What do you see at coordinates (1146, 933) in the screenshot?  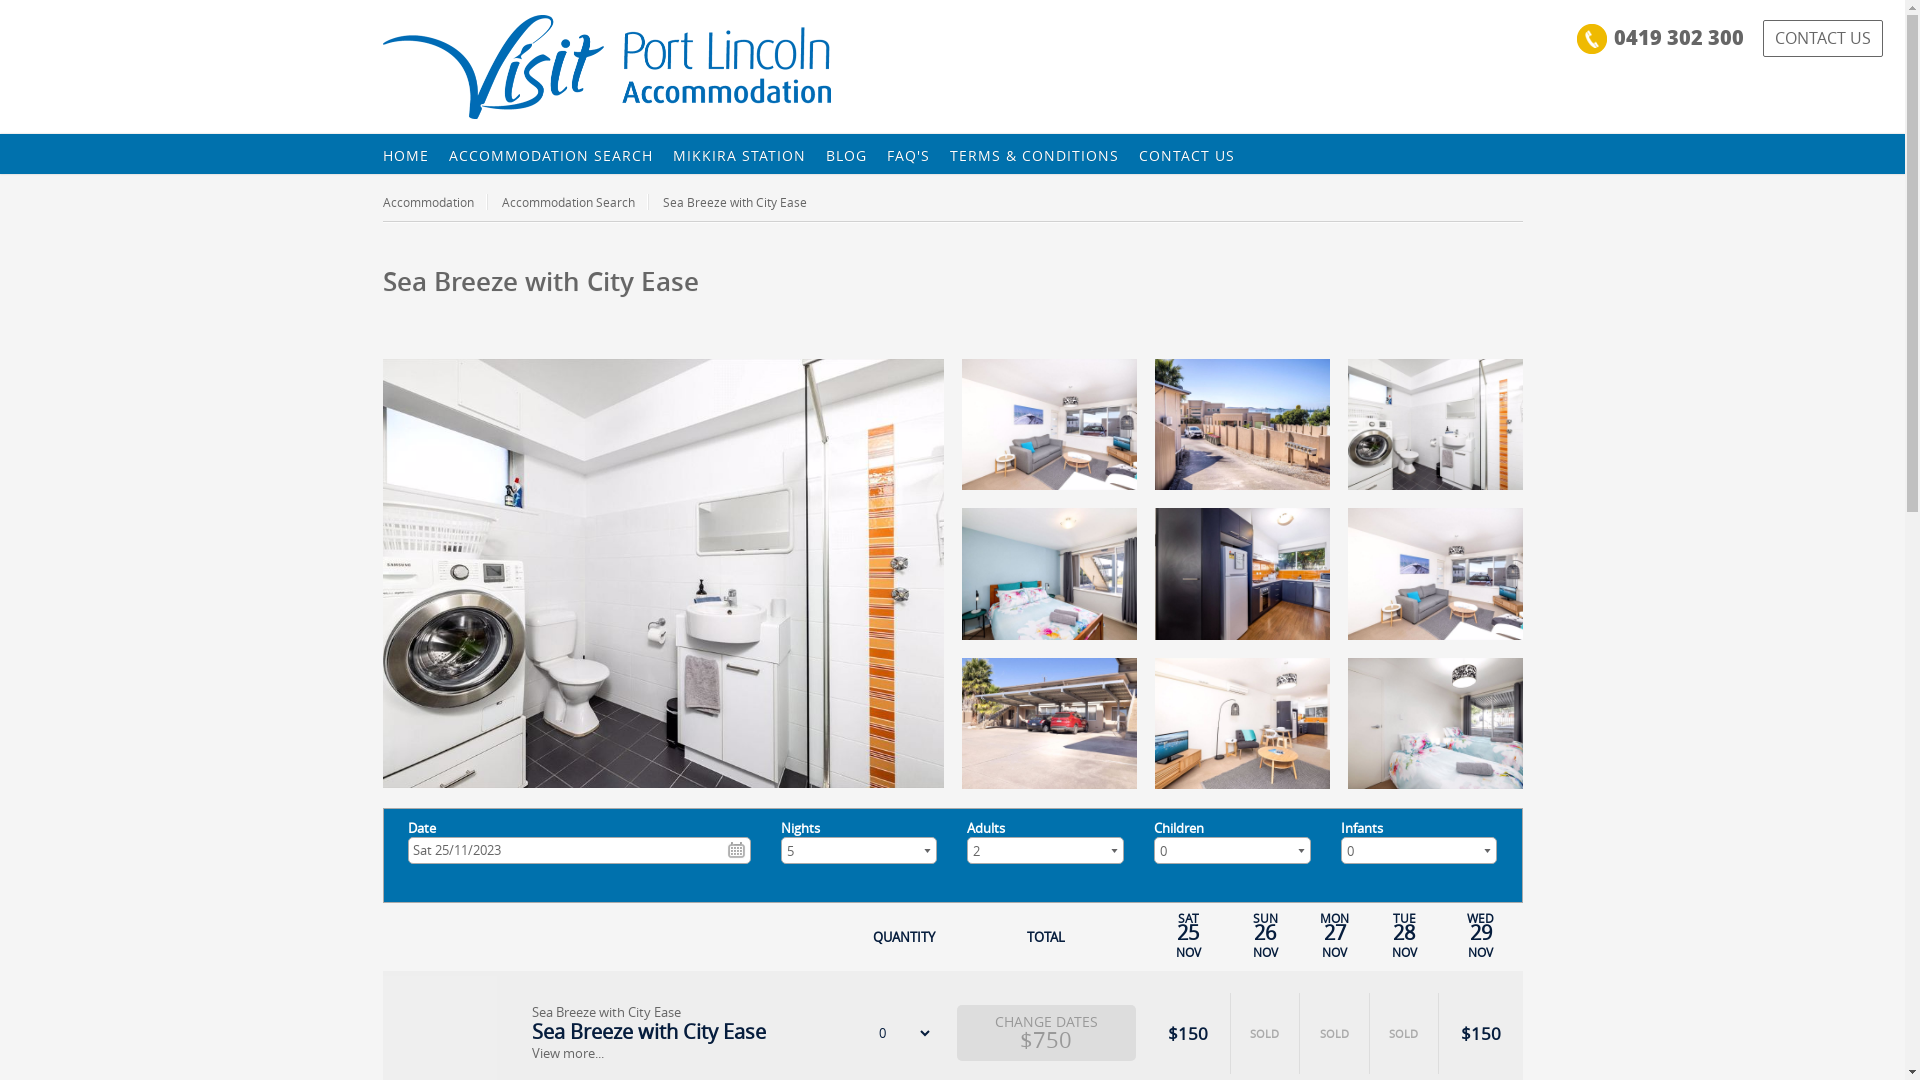 I see `'25'` at bounding box center [1146, 933].